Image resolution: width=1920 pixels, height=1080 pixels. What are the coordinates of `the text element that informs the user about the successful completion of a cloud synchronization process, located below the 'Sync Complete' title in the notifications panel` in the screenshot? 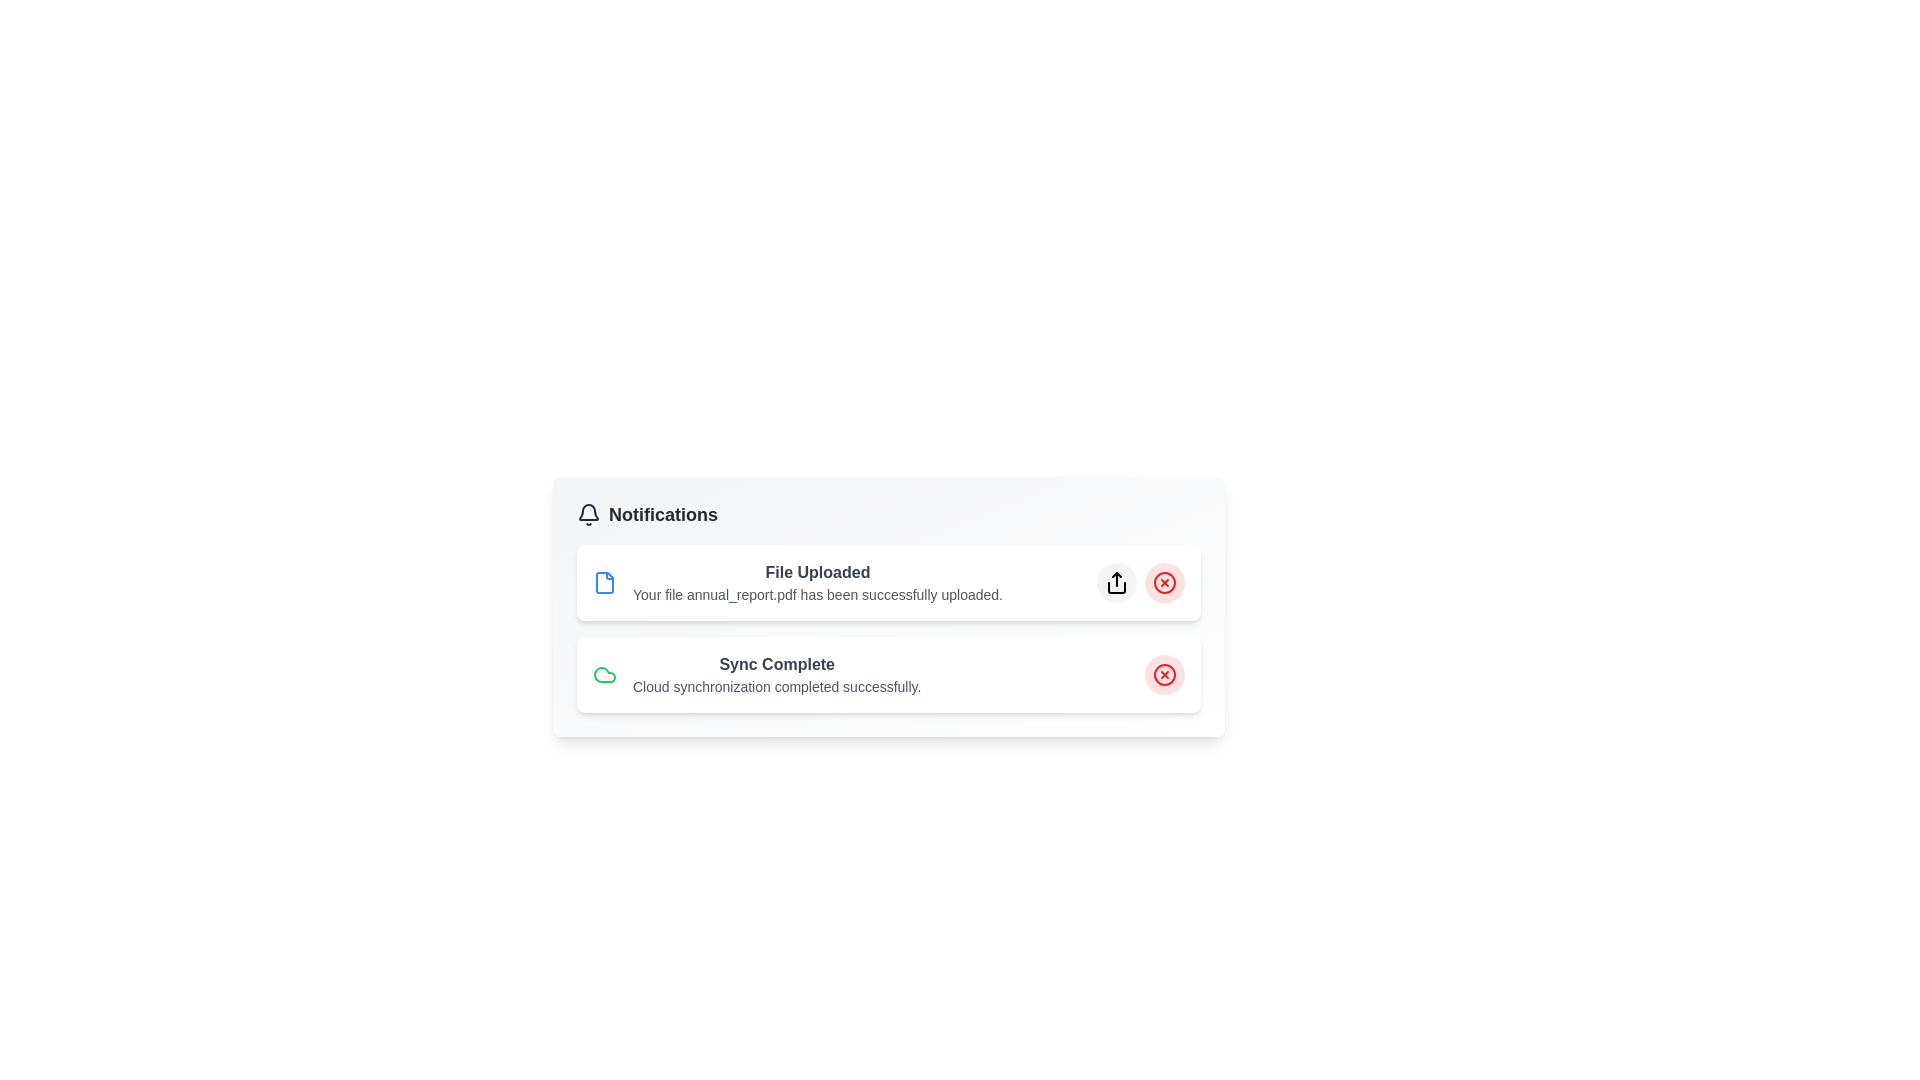 It's located at (776, 685).